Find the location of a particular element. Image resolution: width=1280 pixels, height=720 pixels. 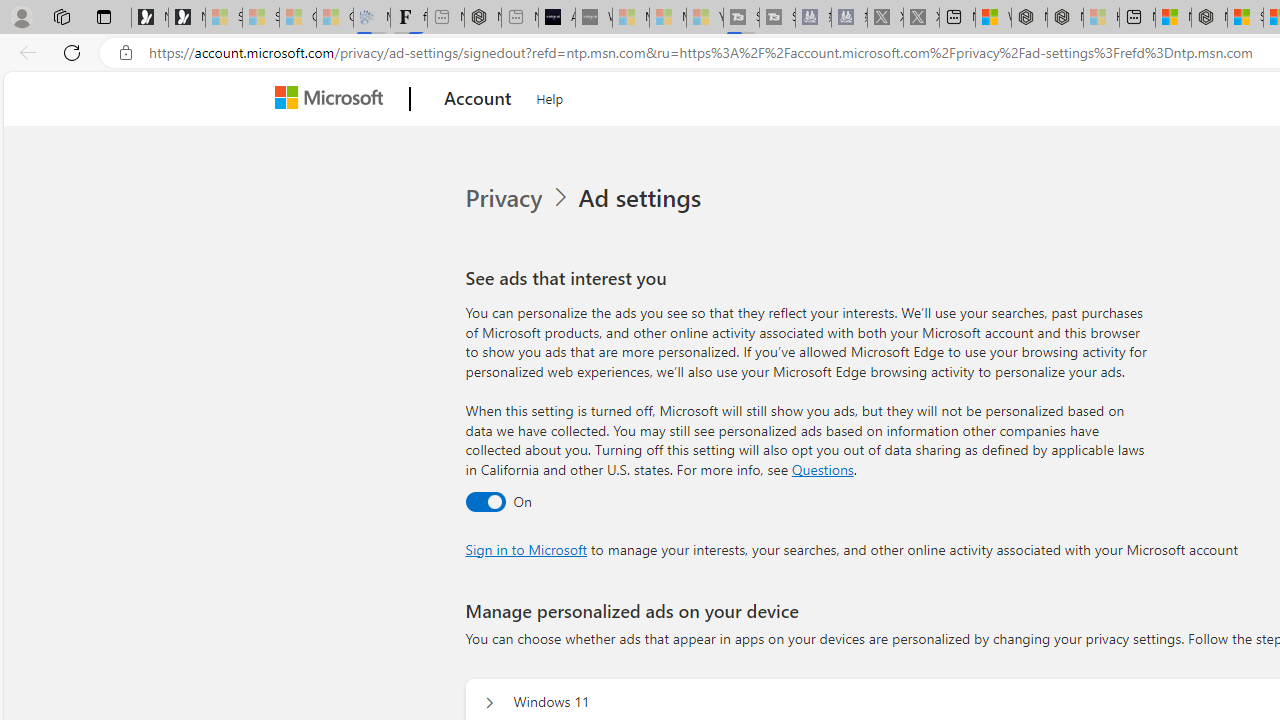

'Microsoft Start - Sleeping' is located at coordinates (668, 17).